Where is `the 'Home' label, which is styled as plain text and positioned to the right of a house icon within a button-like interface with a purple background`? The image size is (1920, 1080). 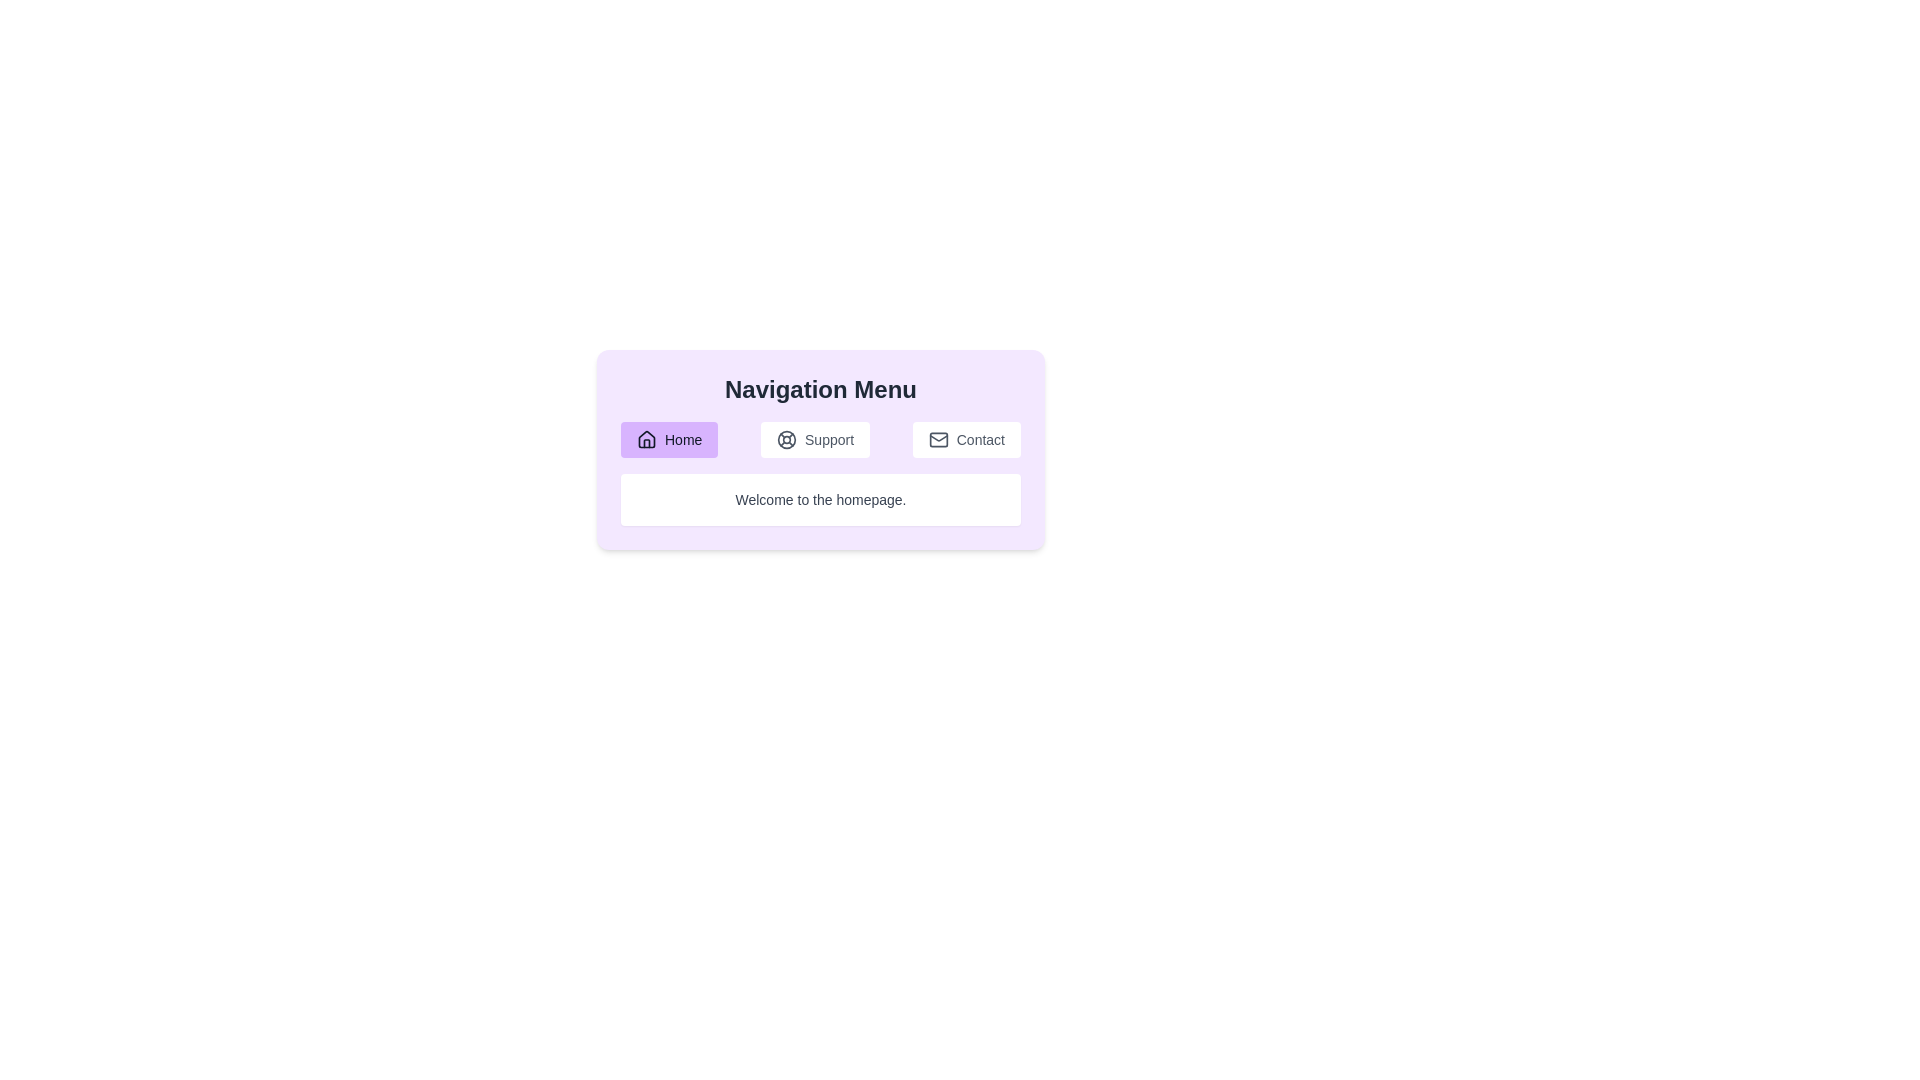 the 'Home' label, which is styled as plain text and positioned to the right of a house icon within a button-like interface with a purple background is located at coordinates (683, 438).